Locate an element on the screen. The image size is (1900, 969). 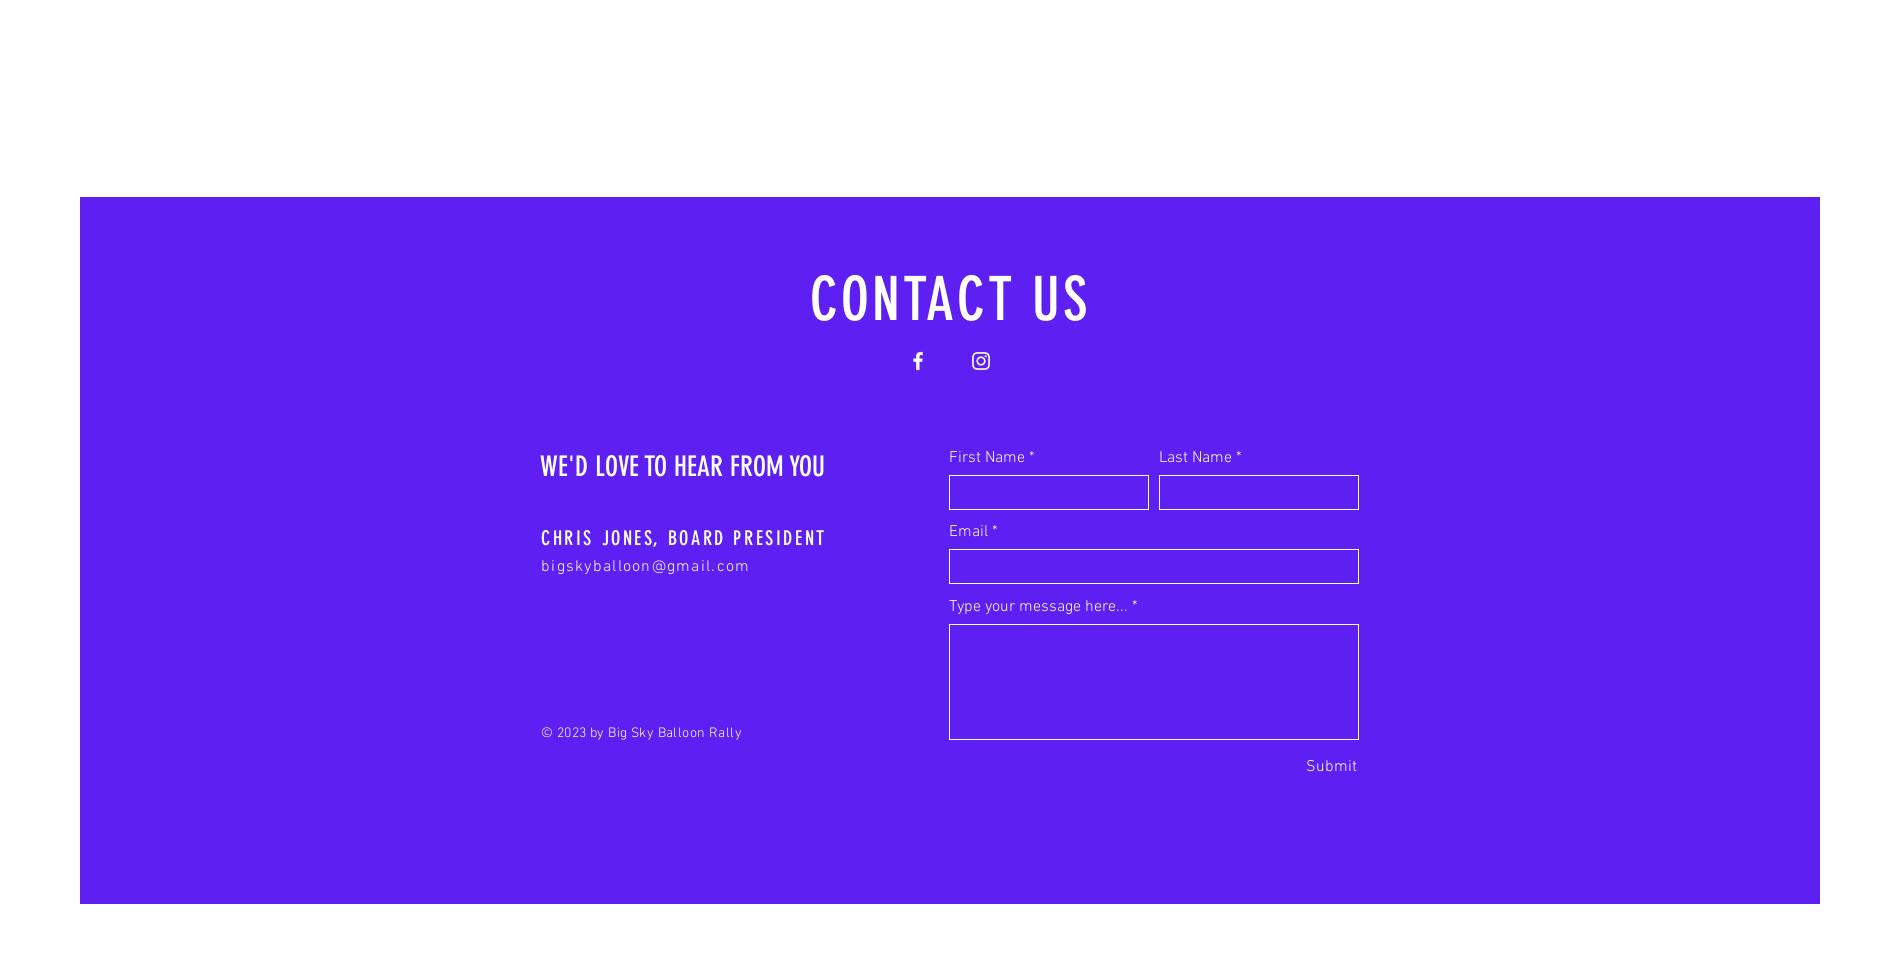
'Type your message here...' is located at coordinates (1038, 605).